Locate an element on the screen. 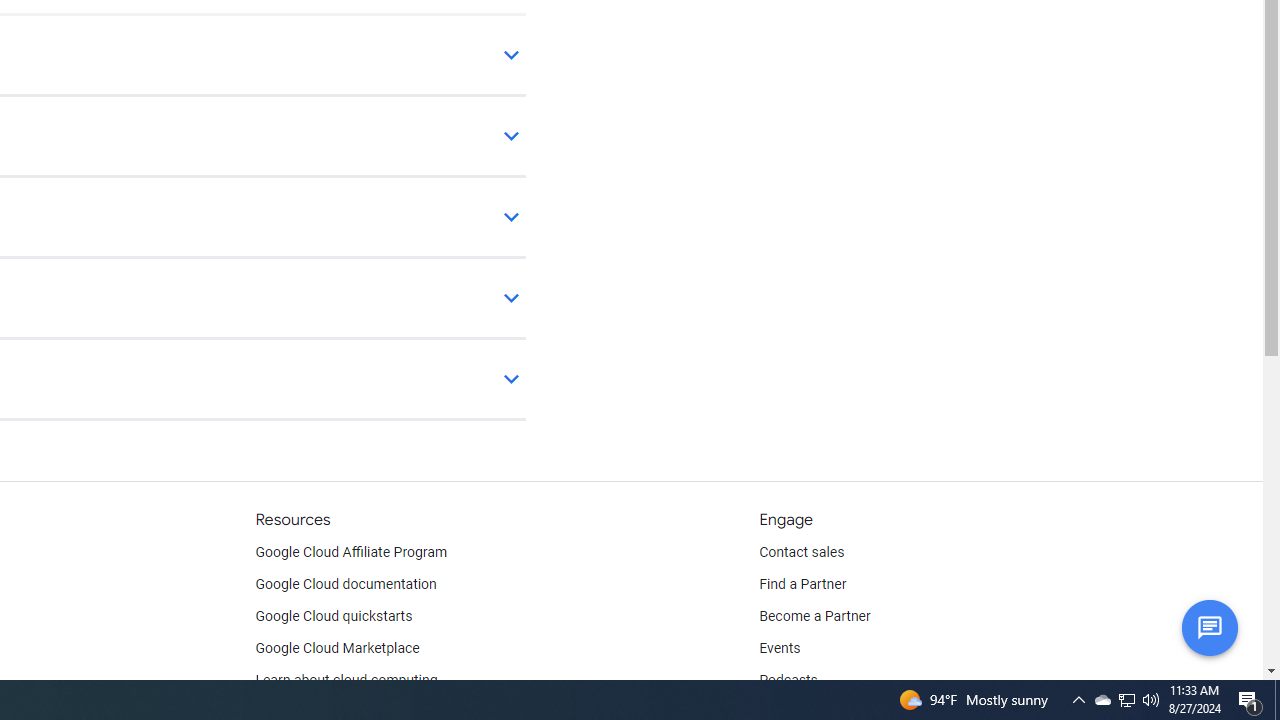 The height and width of the screenshot is (720, 1280). 'Become a Partner' is located at coordinates (814, 616).